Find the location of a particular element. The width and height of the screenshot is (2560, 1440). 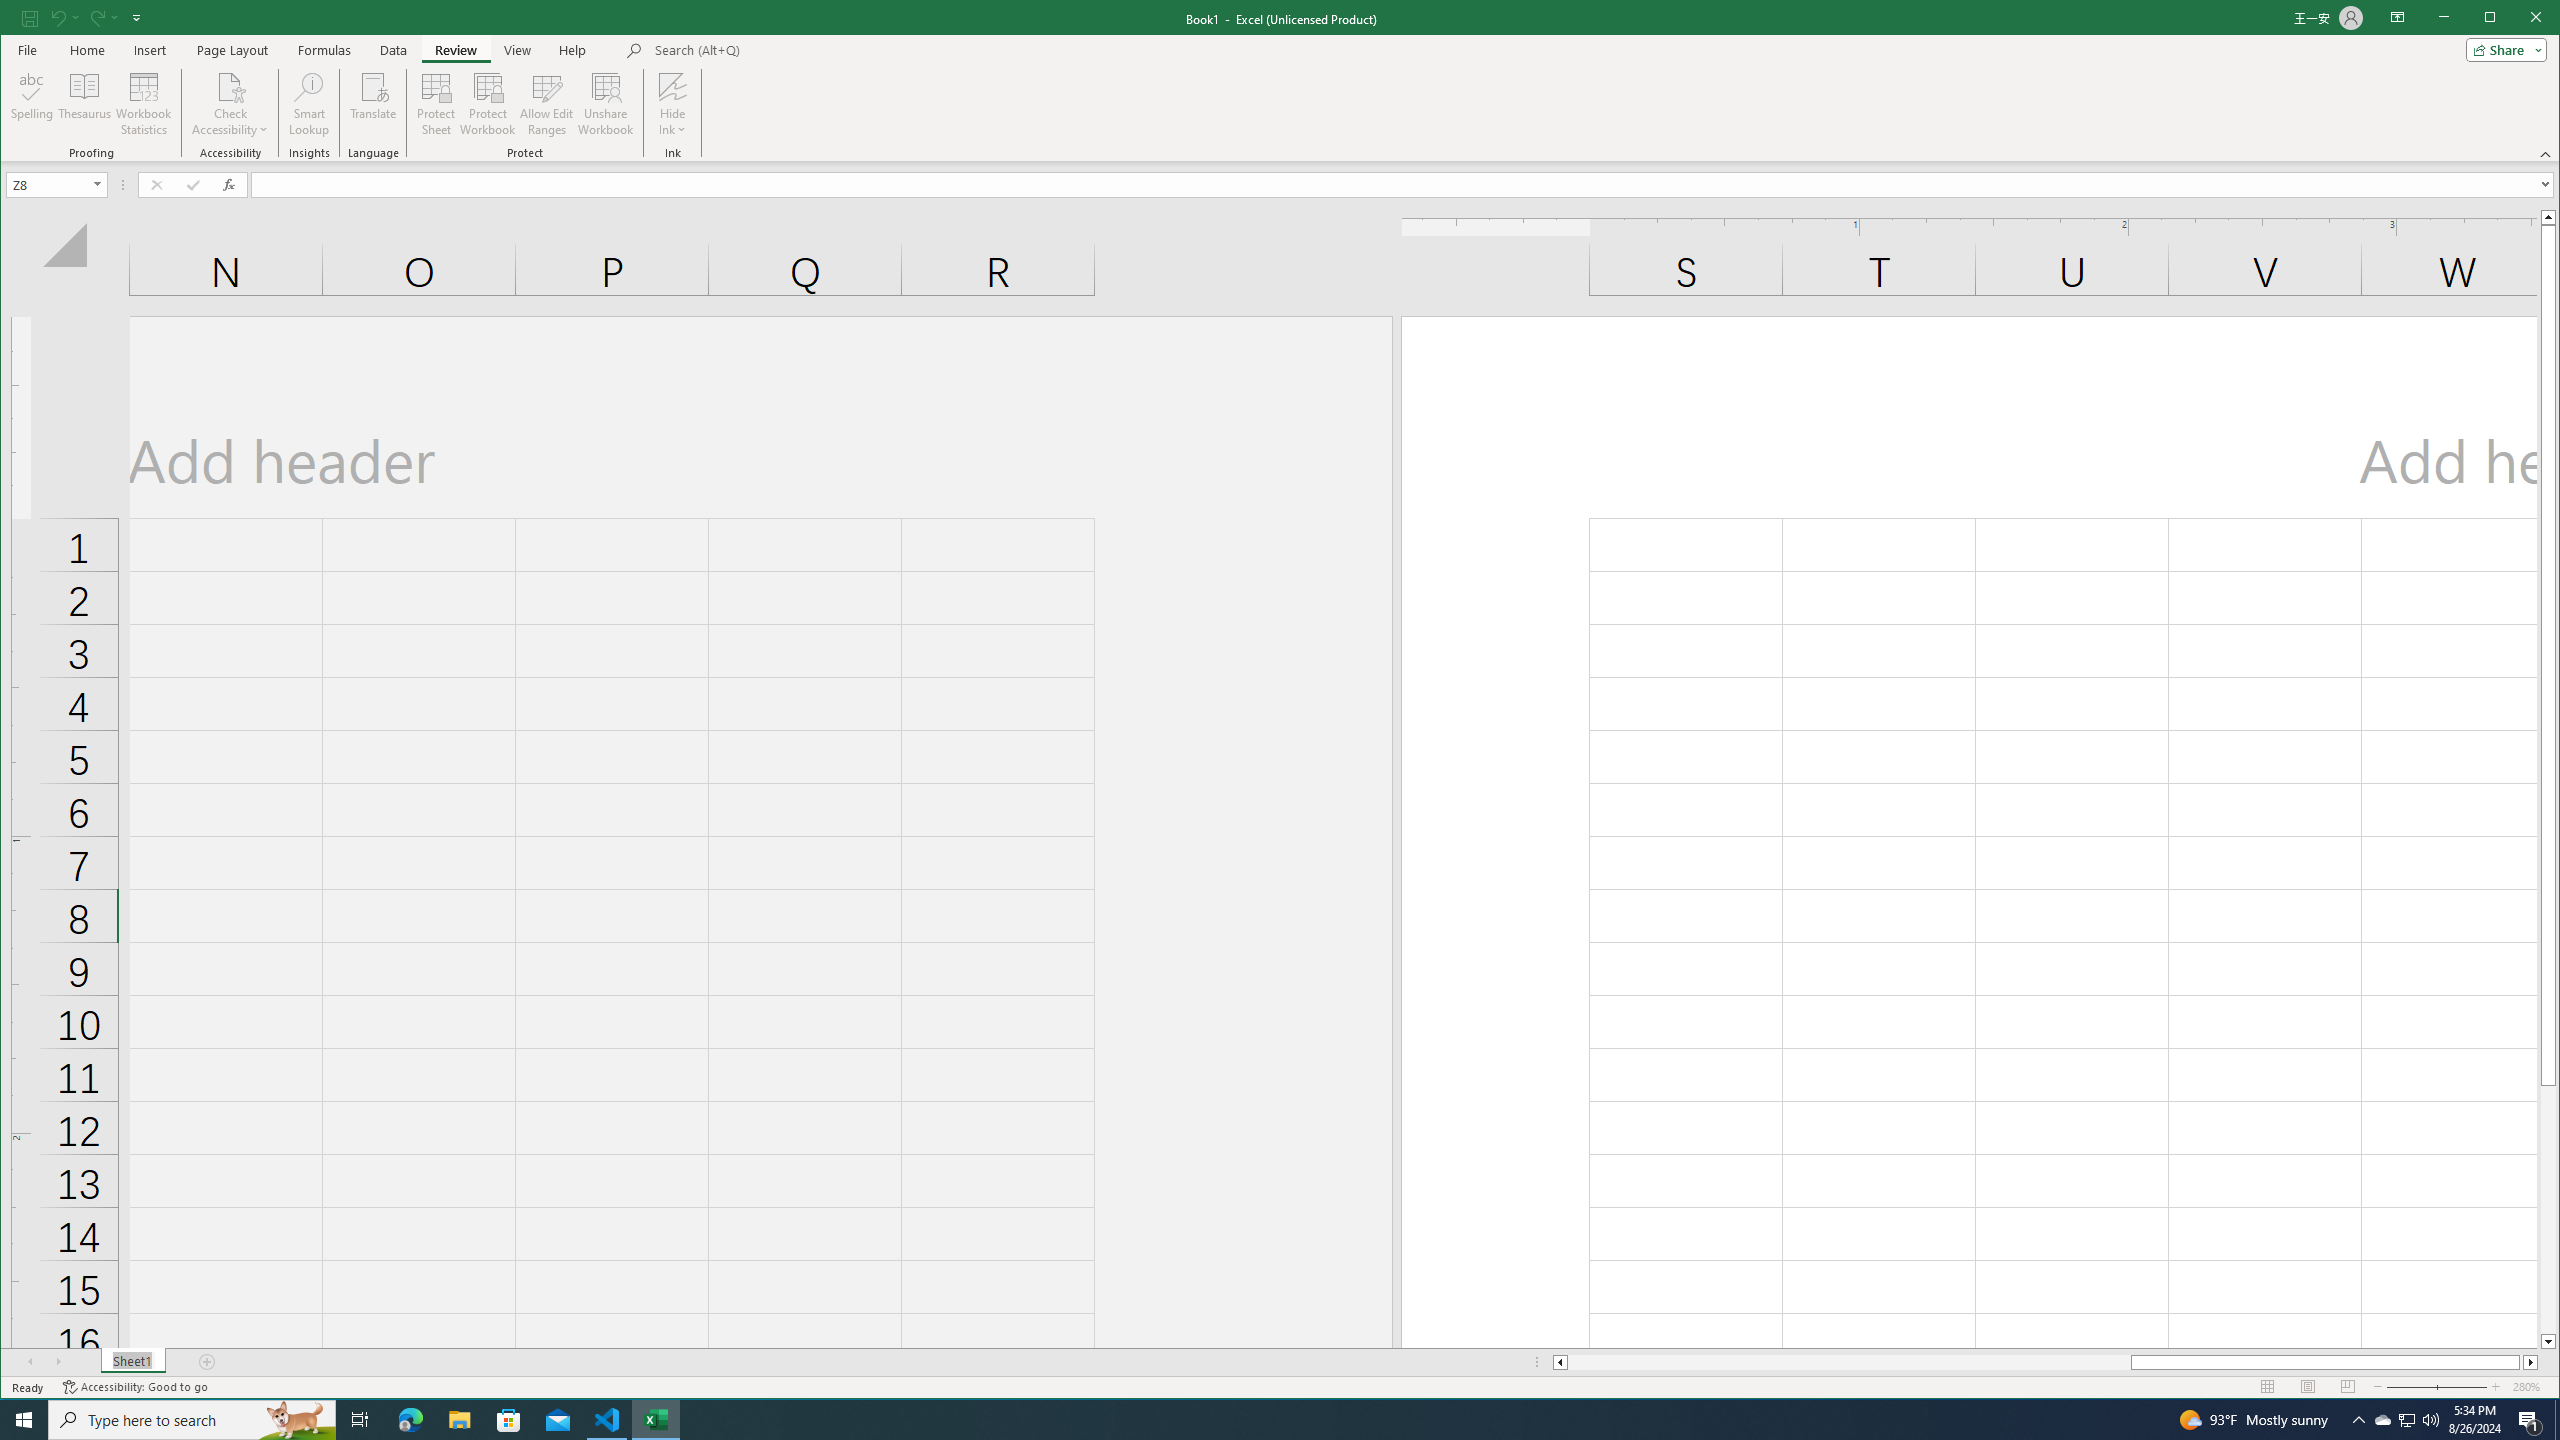

'Ribbon Display Options' is located at coordinates (2397, 18).